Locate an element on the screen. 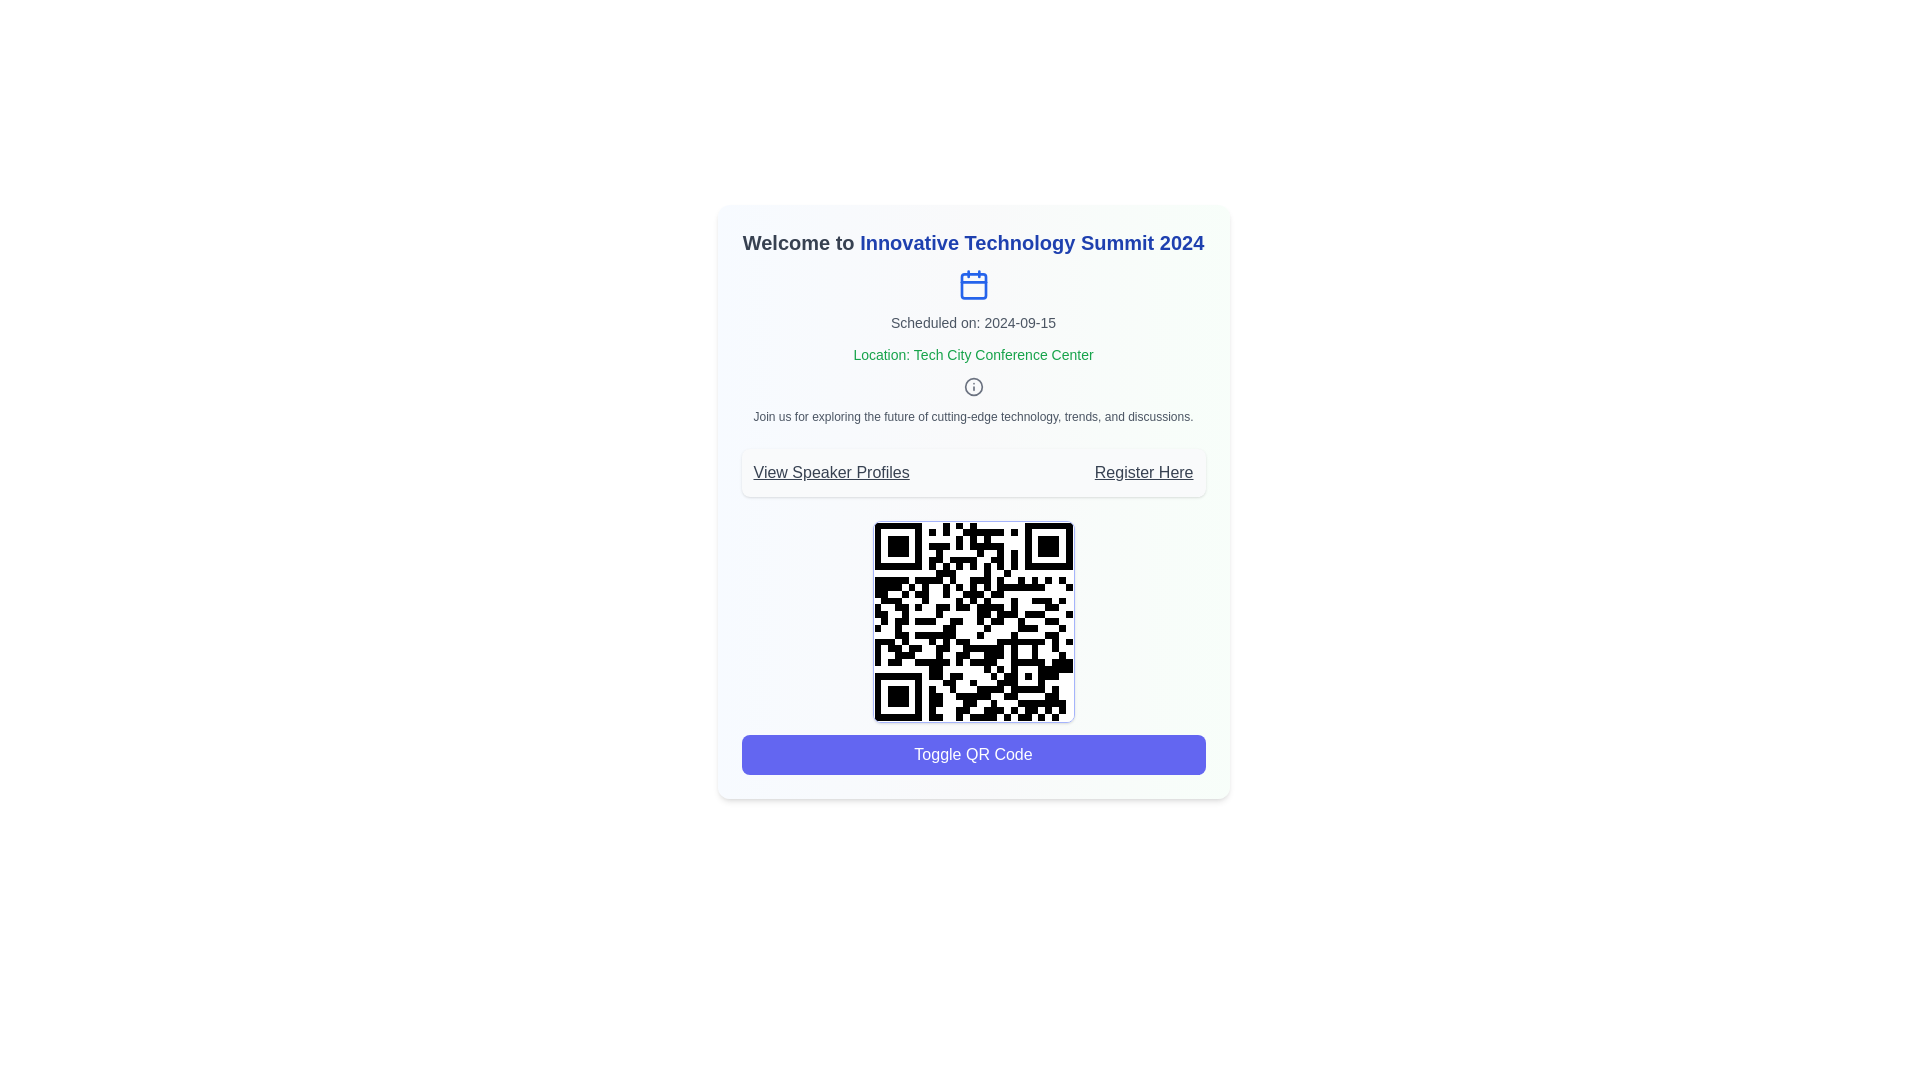 This screenshot has width=1920, height=1080. the text 'Welcome to', which is styled in gray font and located at the beginning of the header for 'Innovative Technology Summit 2024' is located at coordinates (797, 242).